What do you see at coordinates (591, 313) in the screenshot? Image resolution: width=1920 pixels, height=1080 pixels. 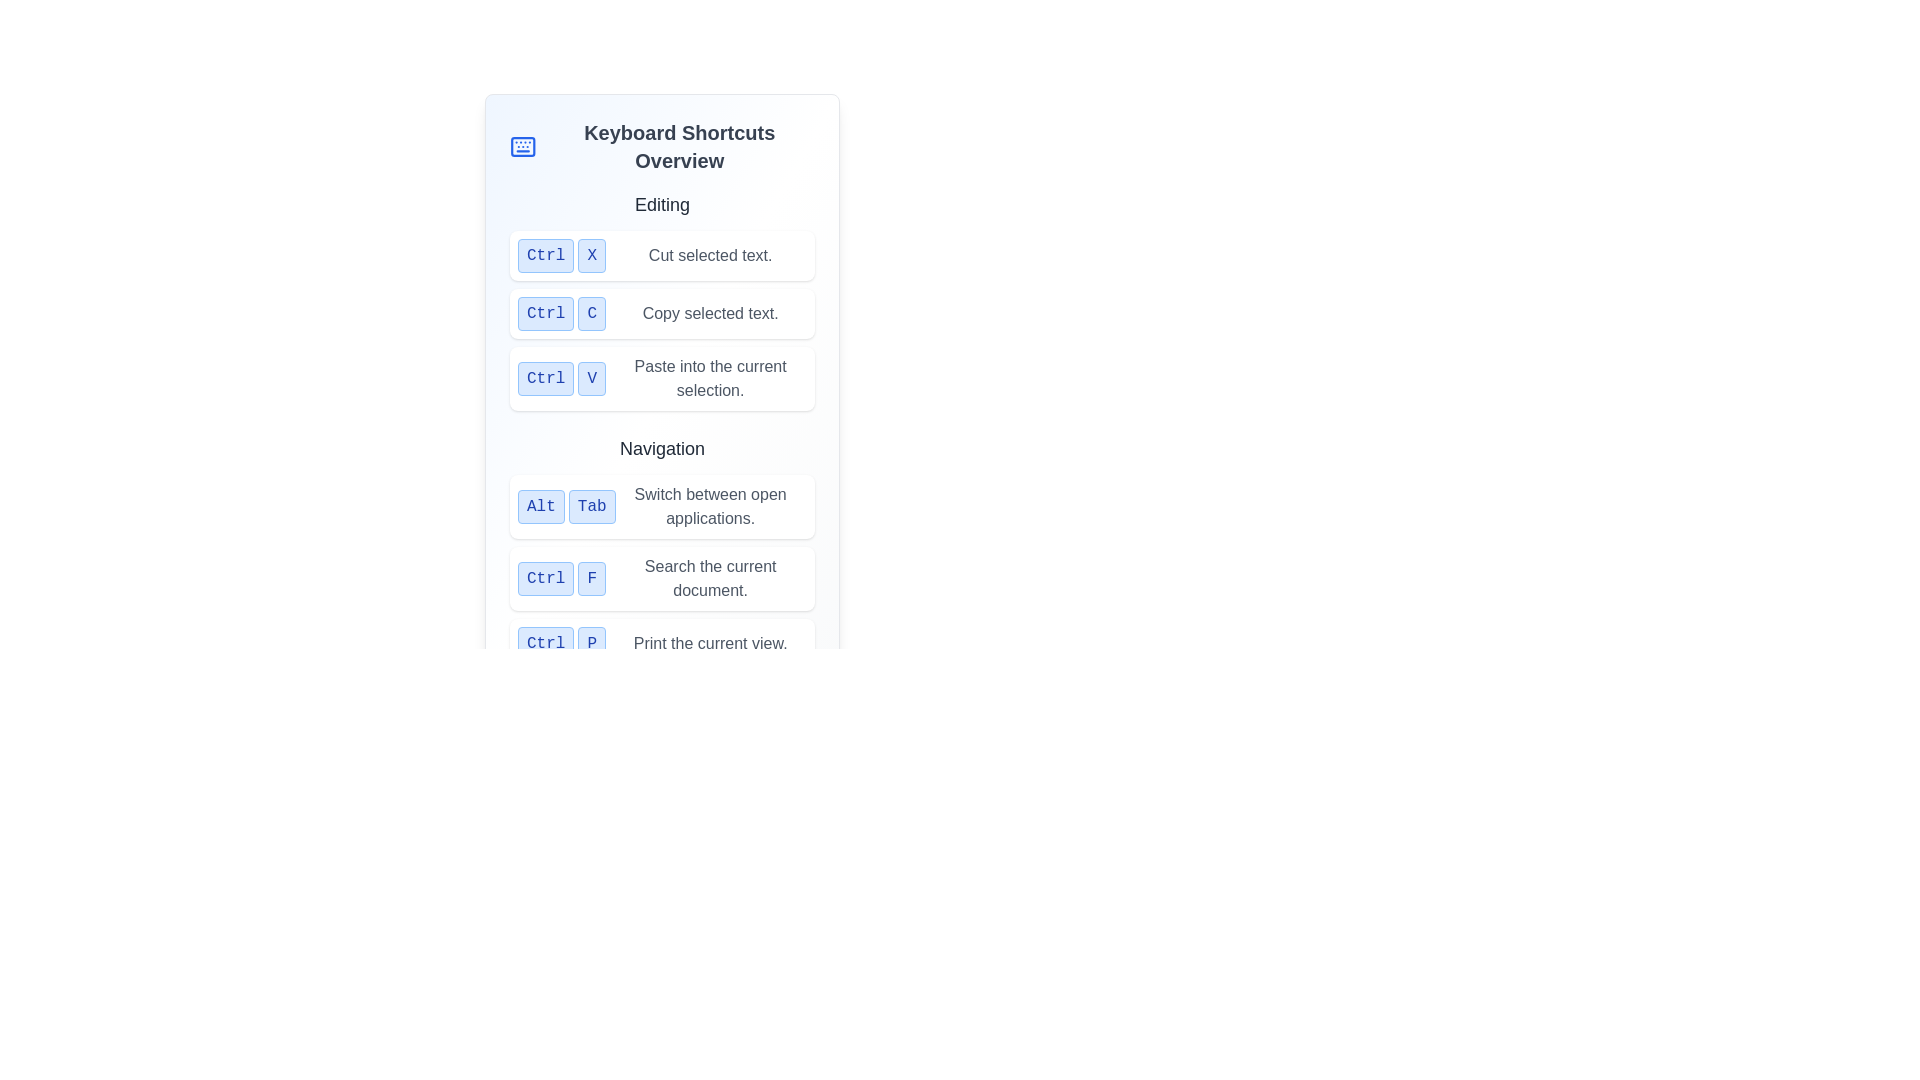 I see `the 'C' key label representing a keyboard shortcut in the Editing section of the keyboard shortcuts list` at bounding box center [591, 313].